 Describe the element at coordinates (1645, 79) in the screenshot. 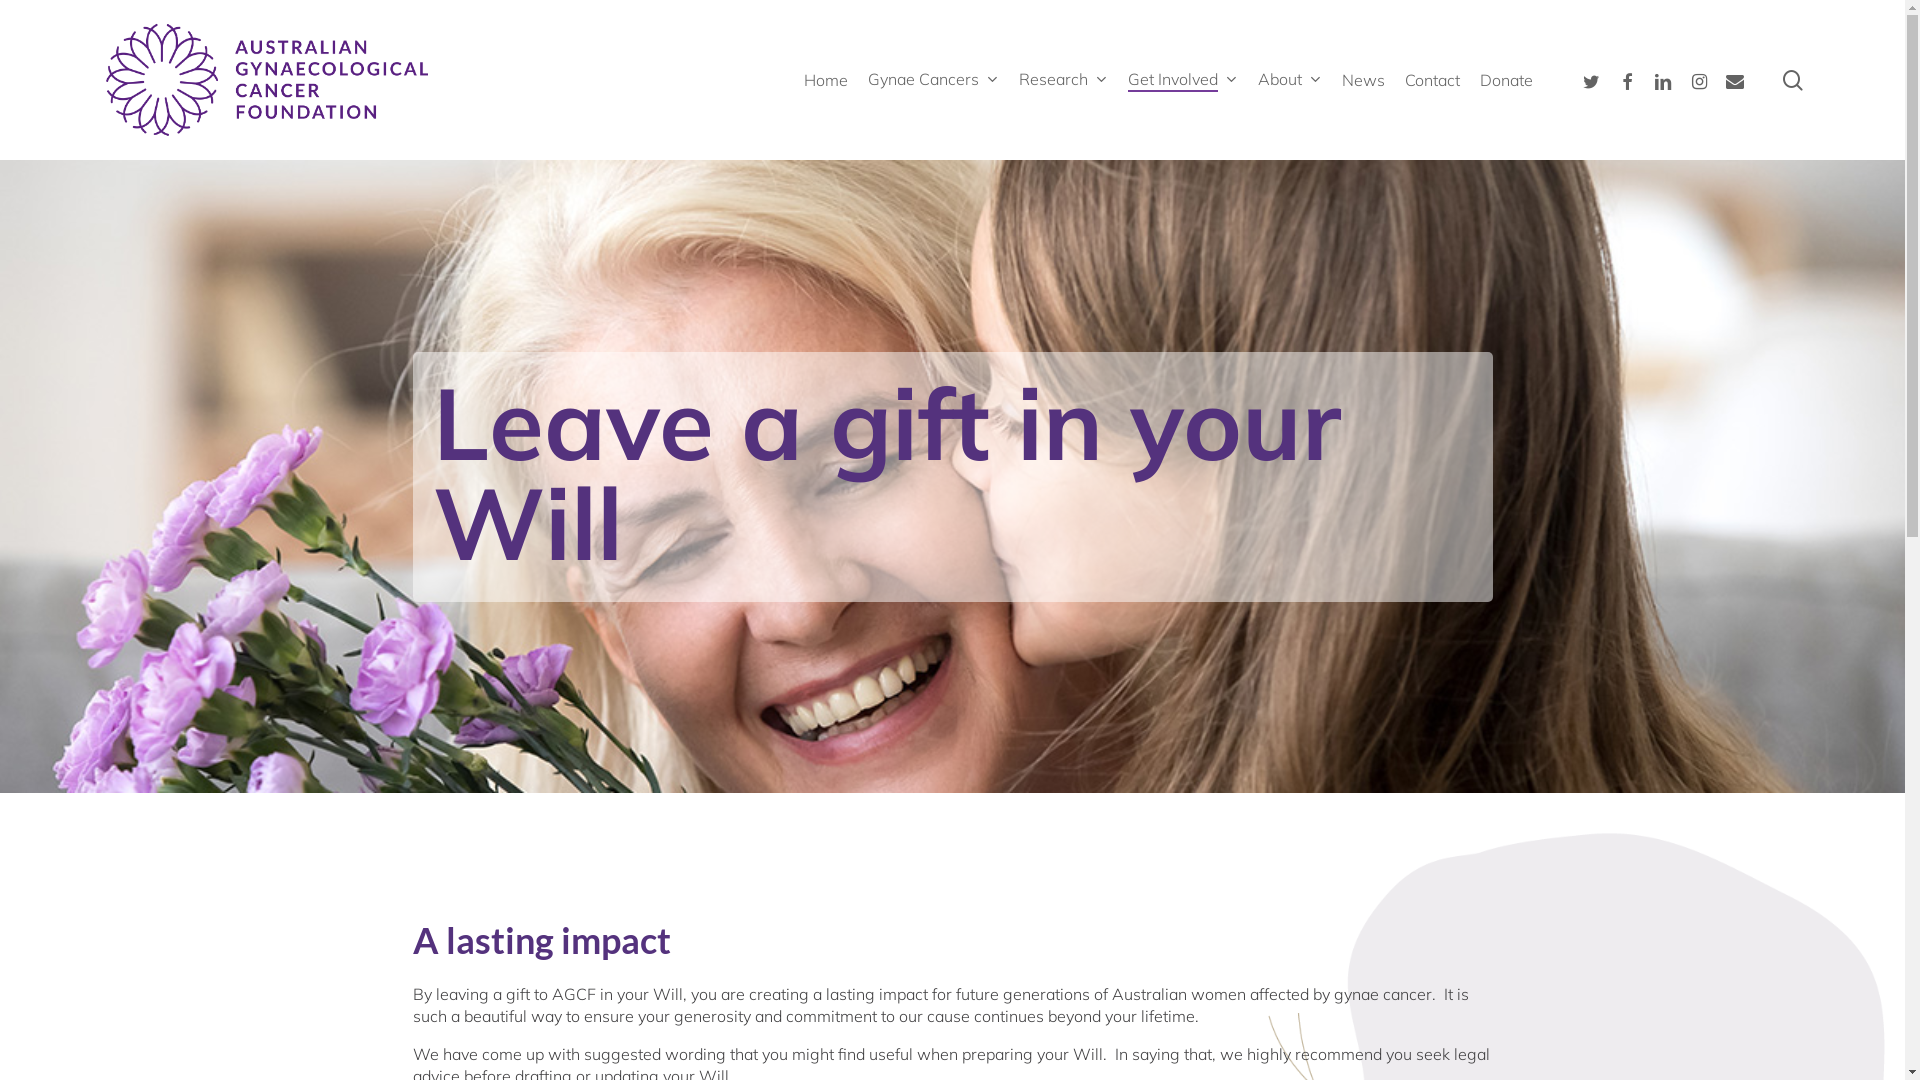

I see `'linkedin'` at that location.